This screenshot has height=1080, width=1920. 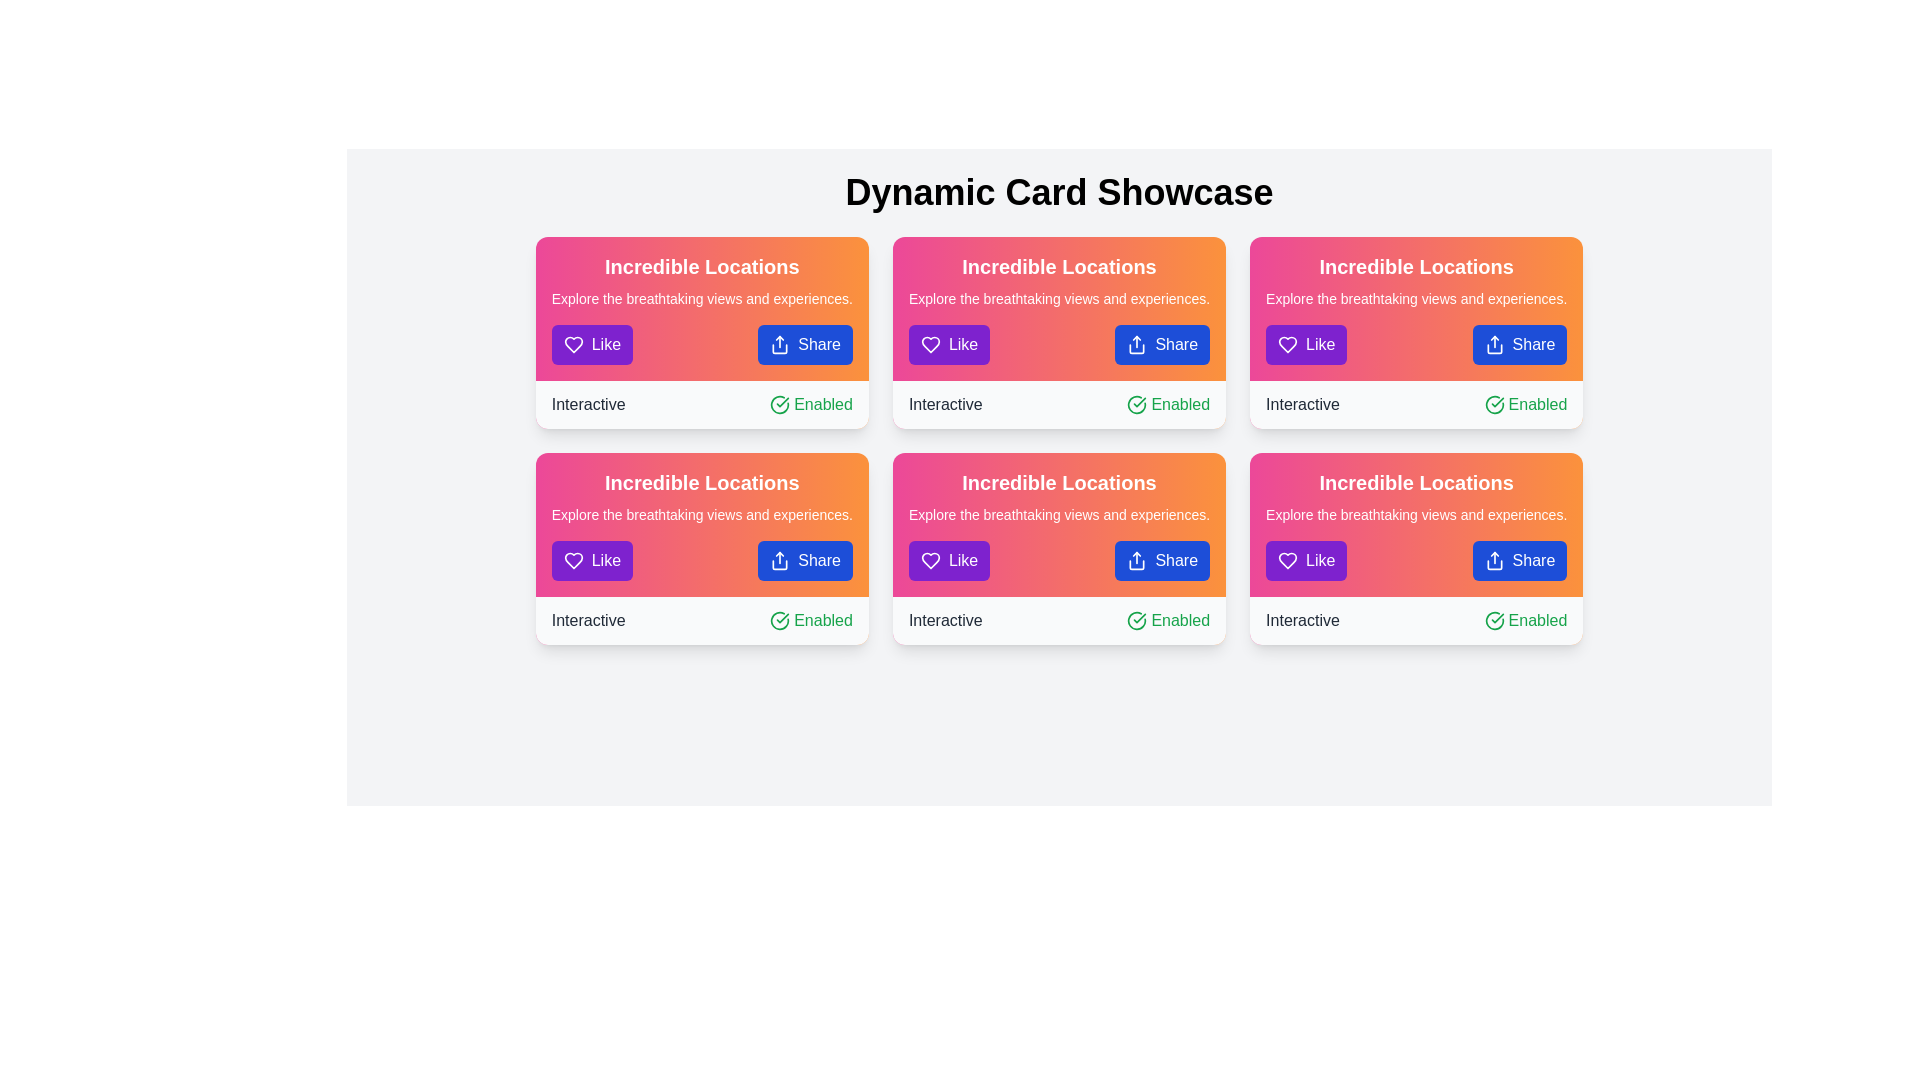 I want to click on the share icon, which is a stylized upward arrow integrated with the word 'Share' in a rounded blue rectangle button located at the bottom right of the card, so click(x=779, y=560).